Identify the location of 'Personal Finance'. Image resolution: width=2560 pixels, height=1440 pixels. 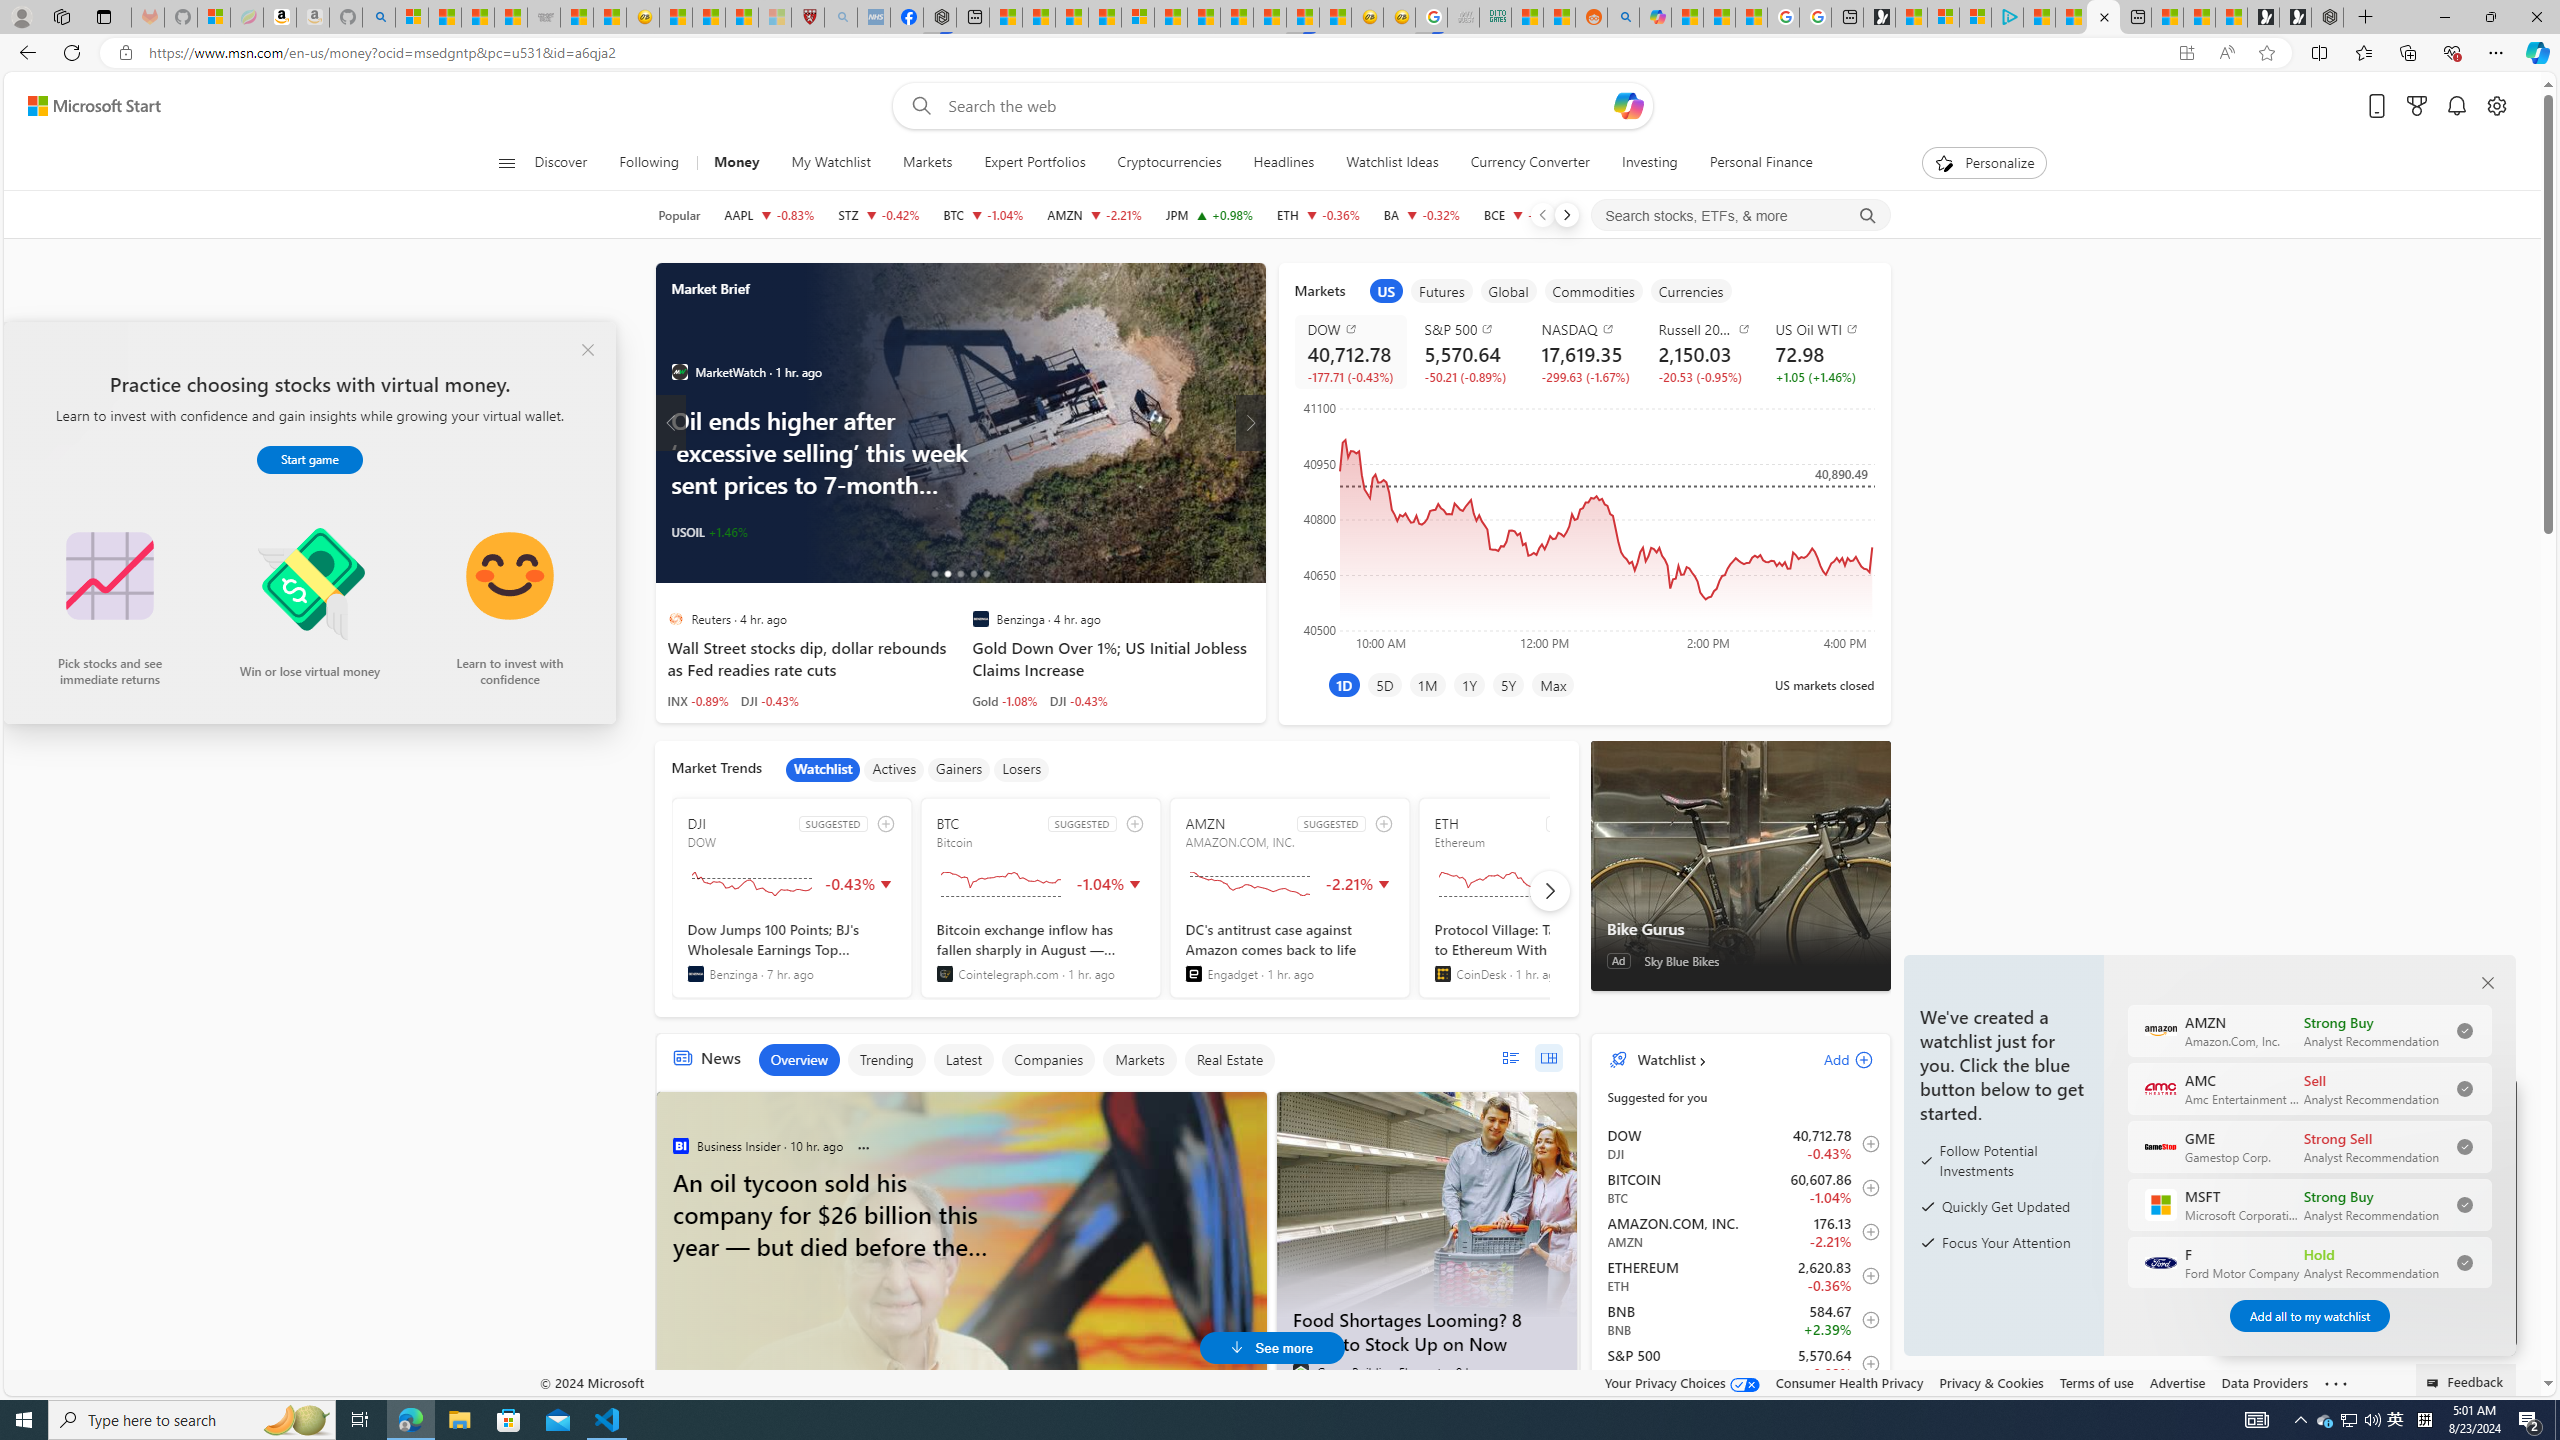
(1752, 162).